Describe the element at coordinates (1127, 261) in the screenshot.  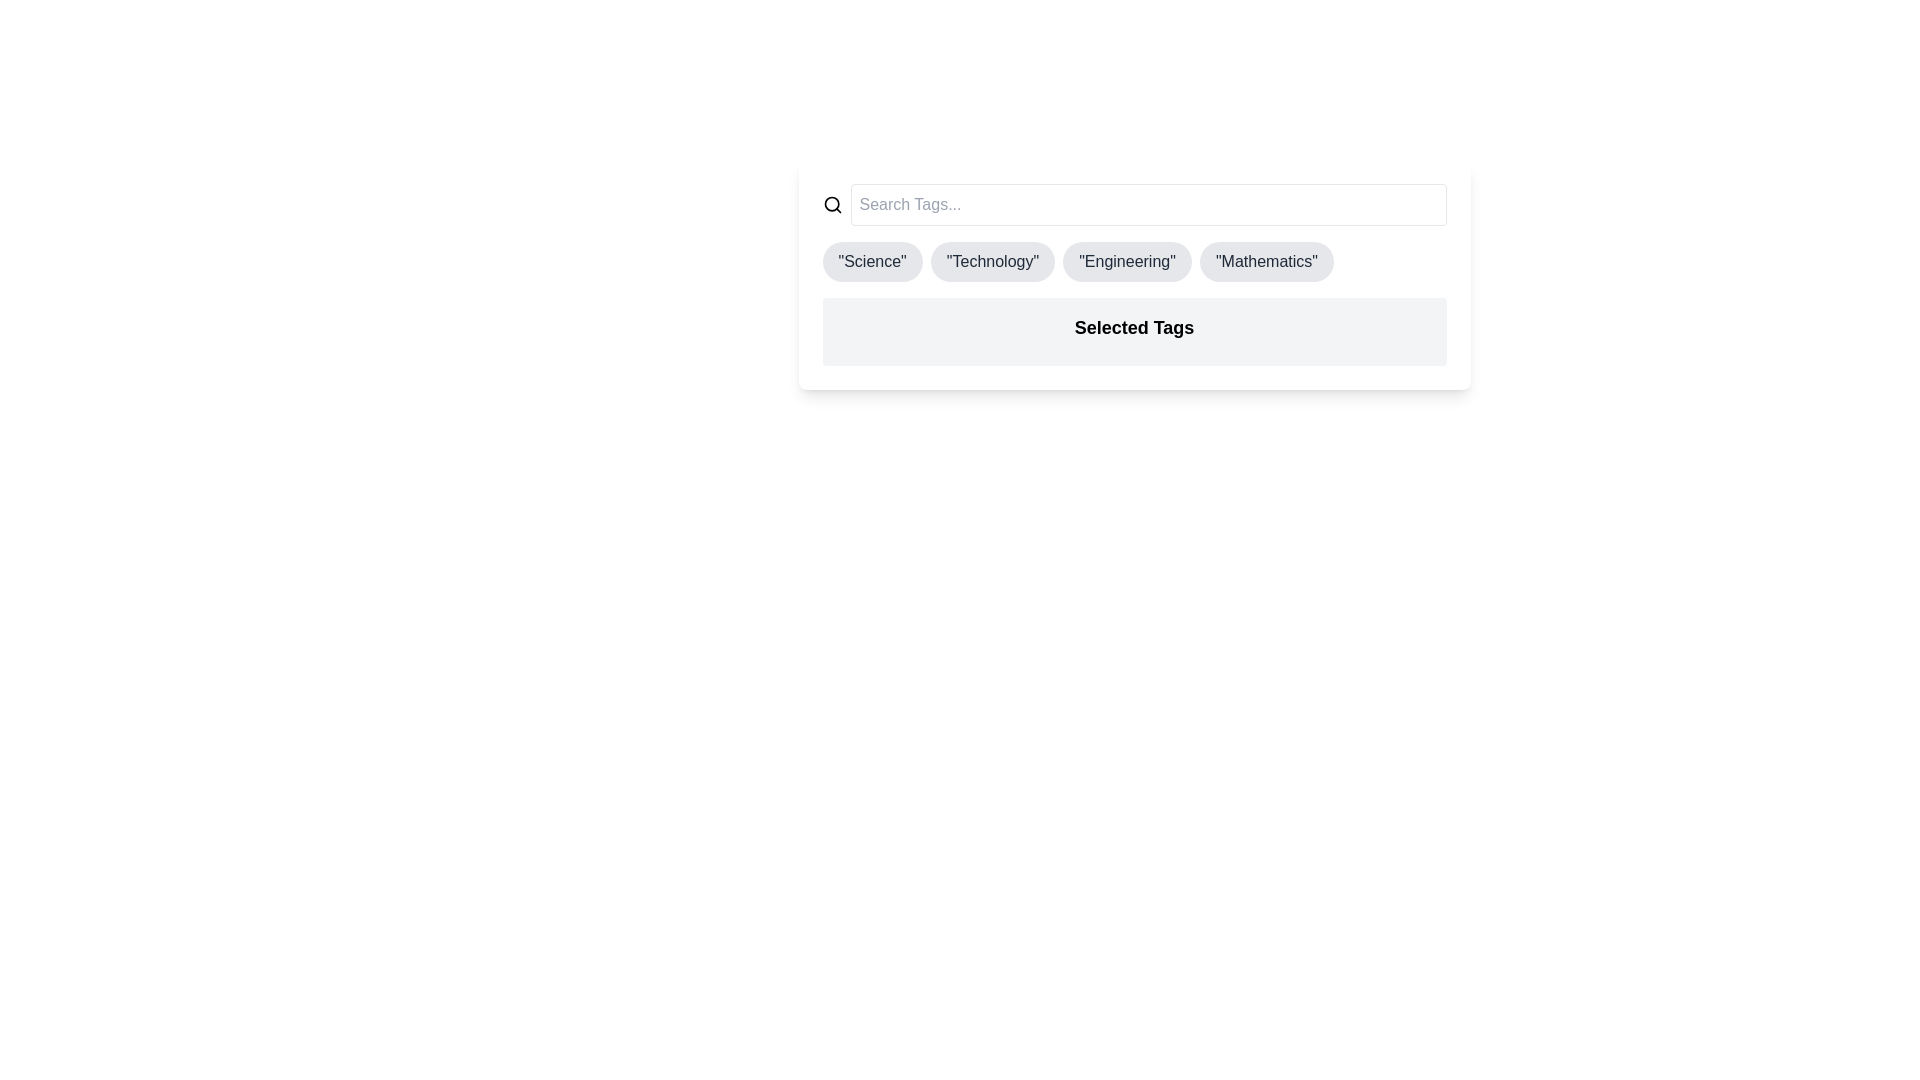
I see `the tag labeled Engineering to select it` at that location.